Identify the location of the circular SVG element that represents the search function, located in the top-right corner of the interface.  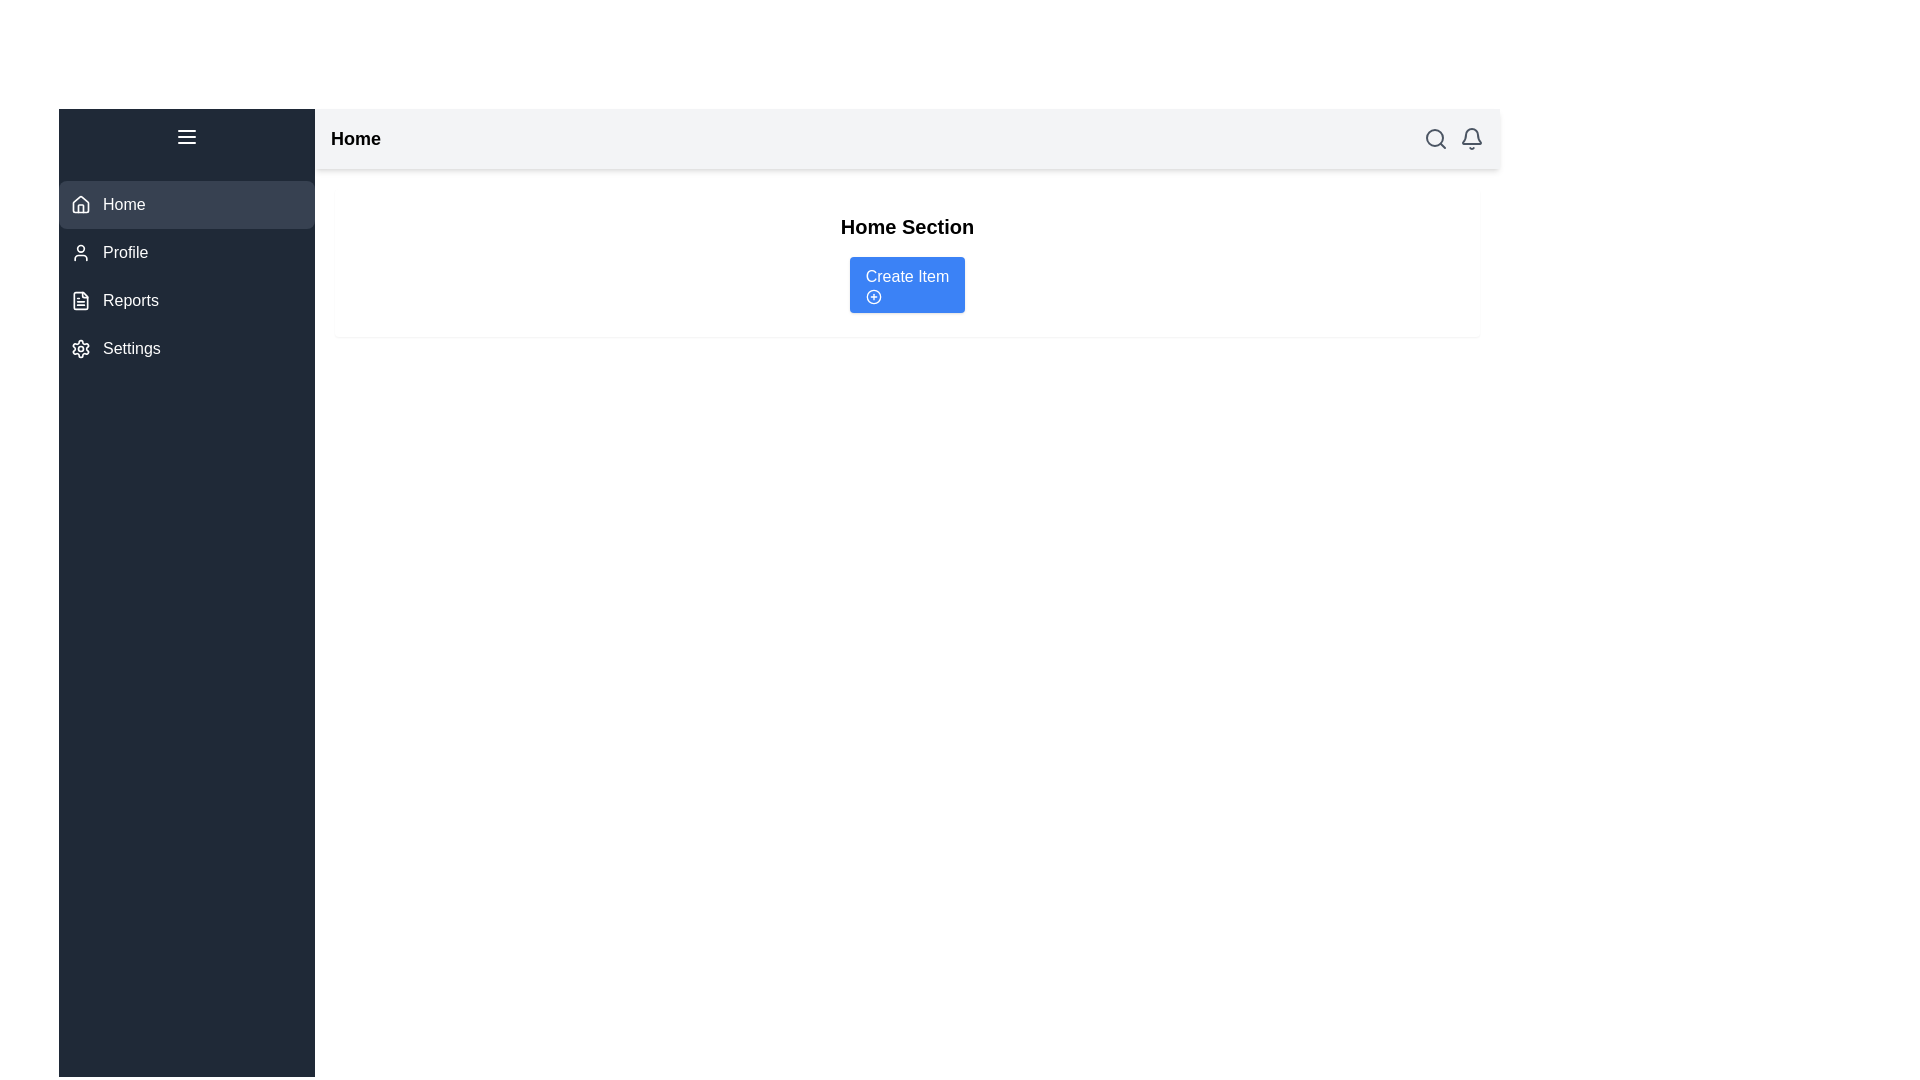
(1434, 137).